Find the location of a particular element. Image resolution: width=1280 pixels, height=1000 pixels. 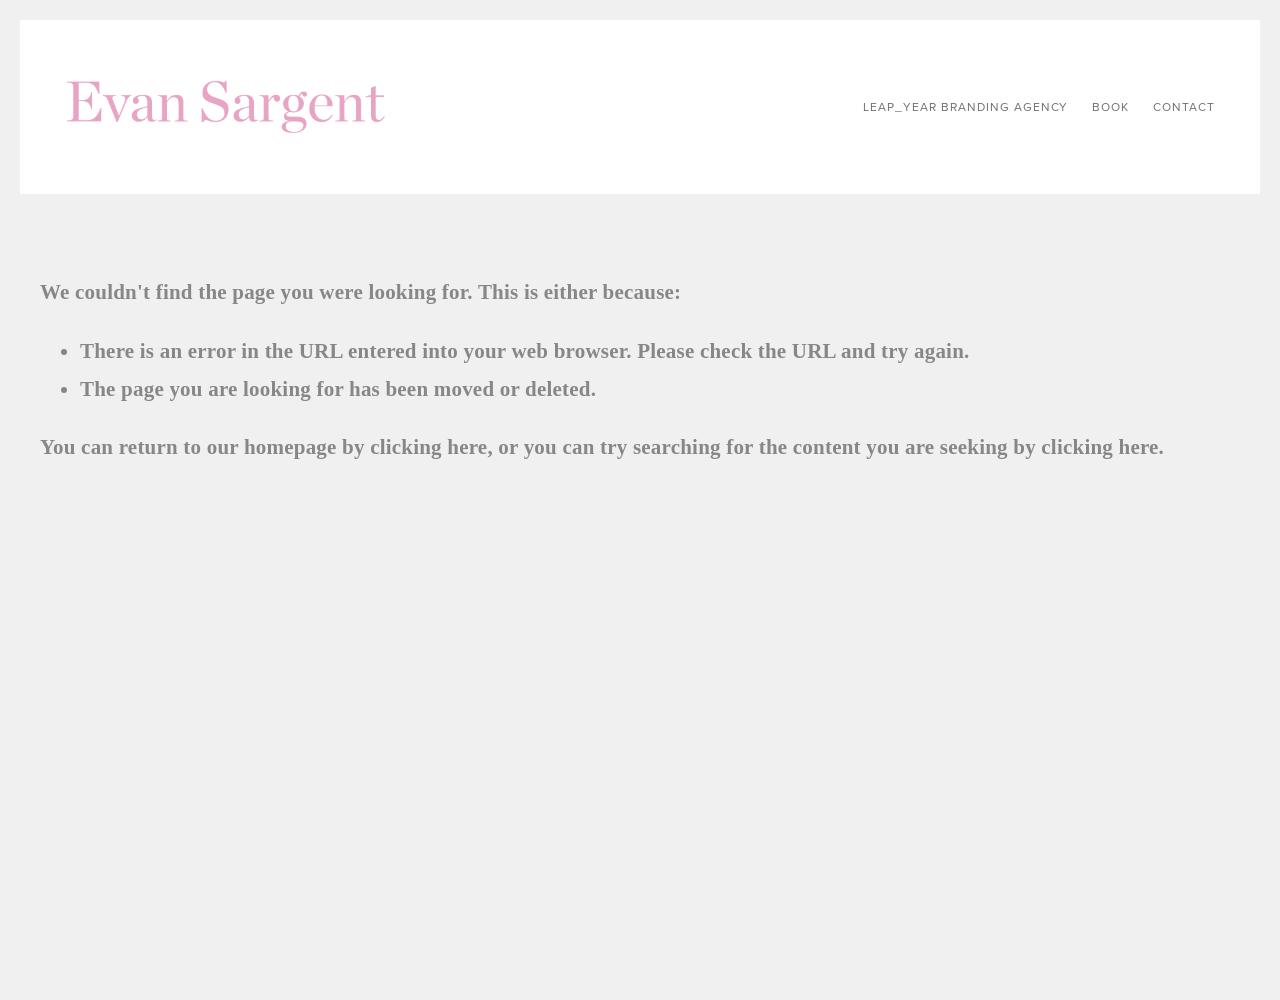

'The page you are looking for has been moved or deleted.' is located at coordinates (338, 388).